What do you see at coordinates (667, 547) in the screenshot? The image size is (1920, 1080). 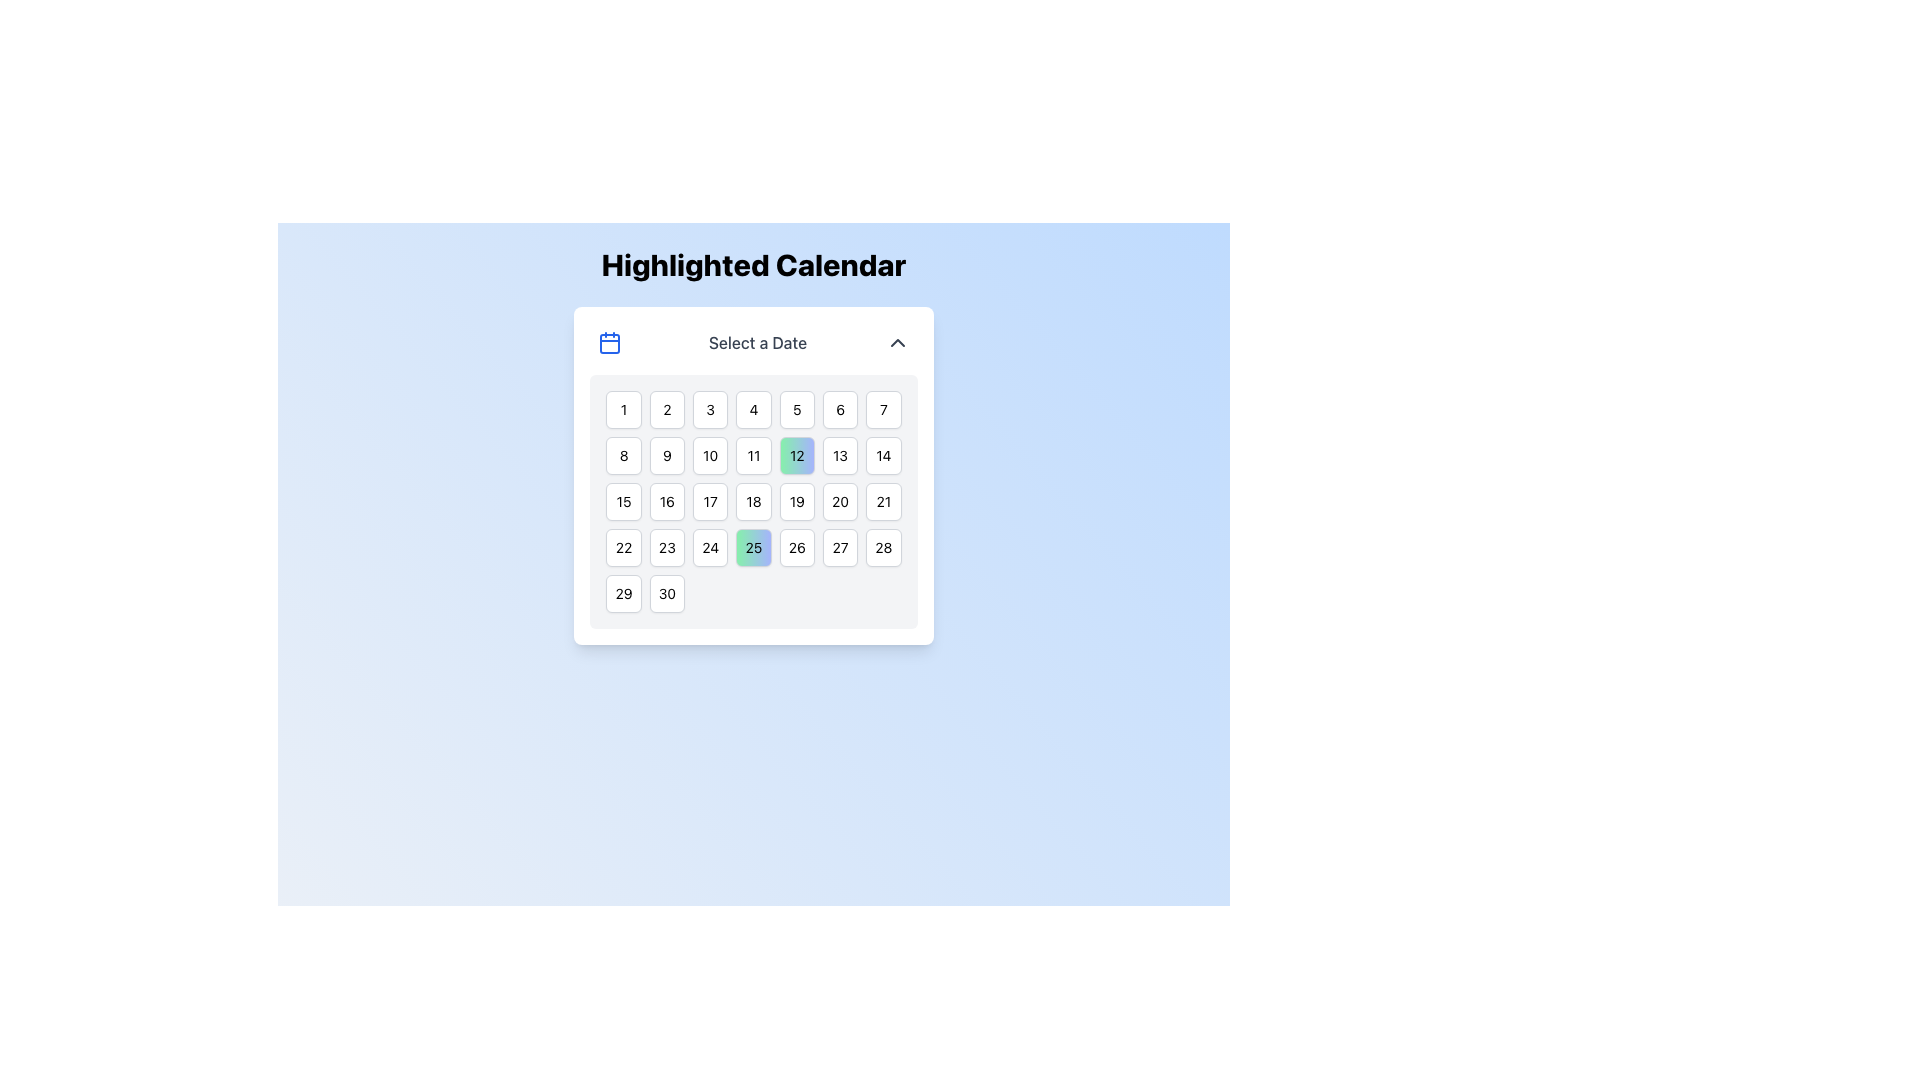 I see `the rectangular white button labeled '23' with rounded corners` at bounding box center [667, 547].